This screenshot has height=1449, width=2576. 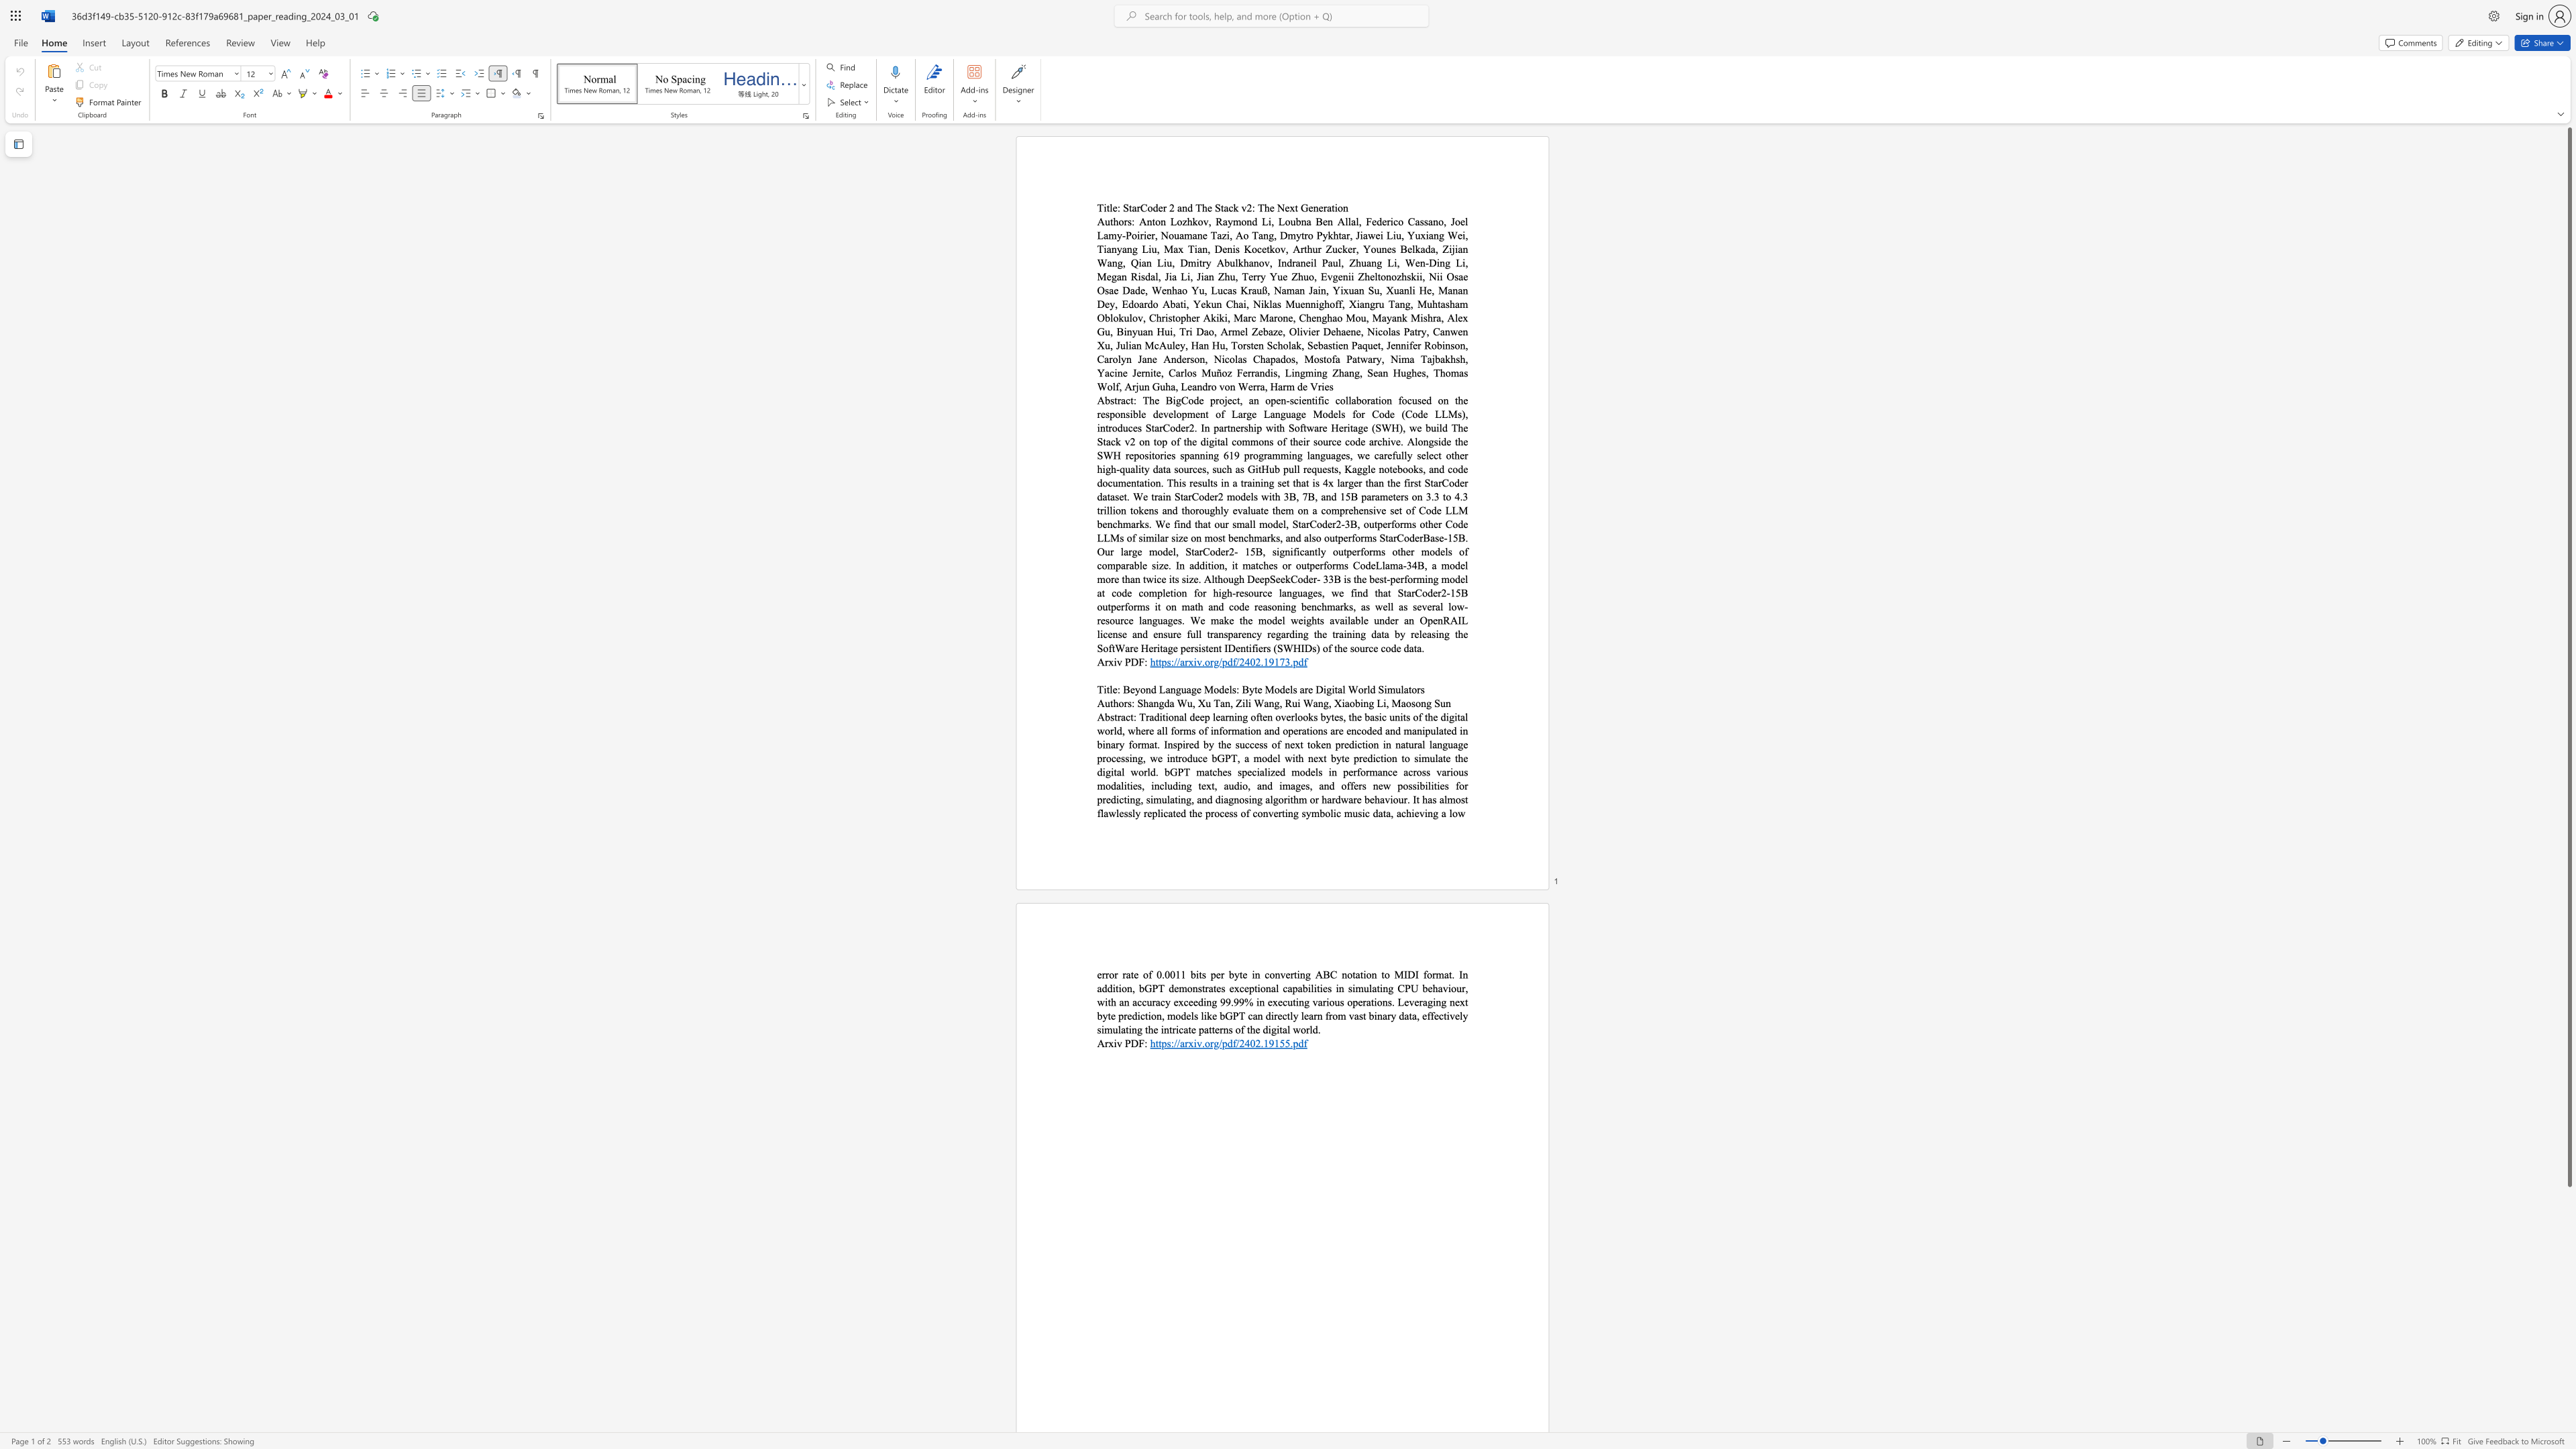 I want to click on the 1th character "n" in the text, so click(x=1184, y=207).